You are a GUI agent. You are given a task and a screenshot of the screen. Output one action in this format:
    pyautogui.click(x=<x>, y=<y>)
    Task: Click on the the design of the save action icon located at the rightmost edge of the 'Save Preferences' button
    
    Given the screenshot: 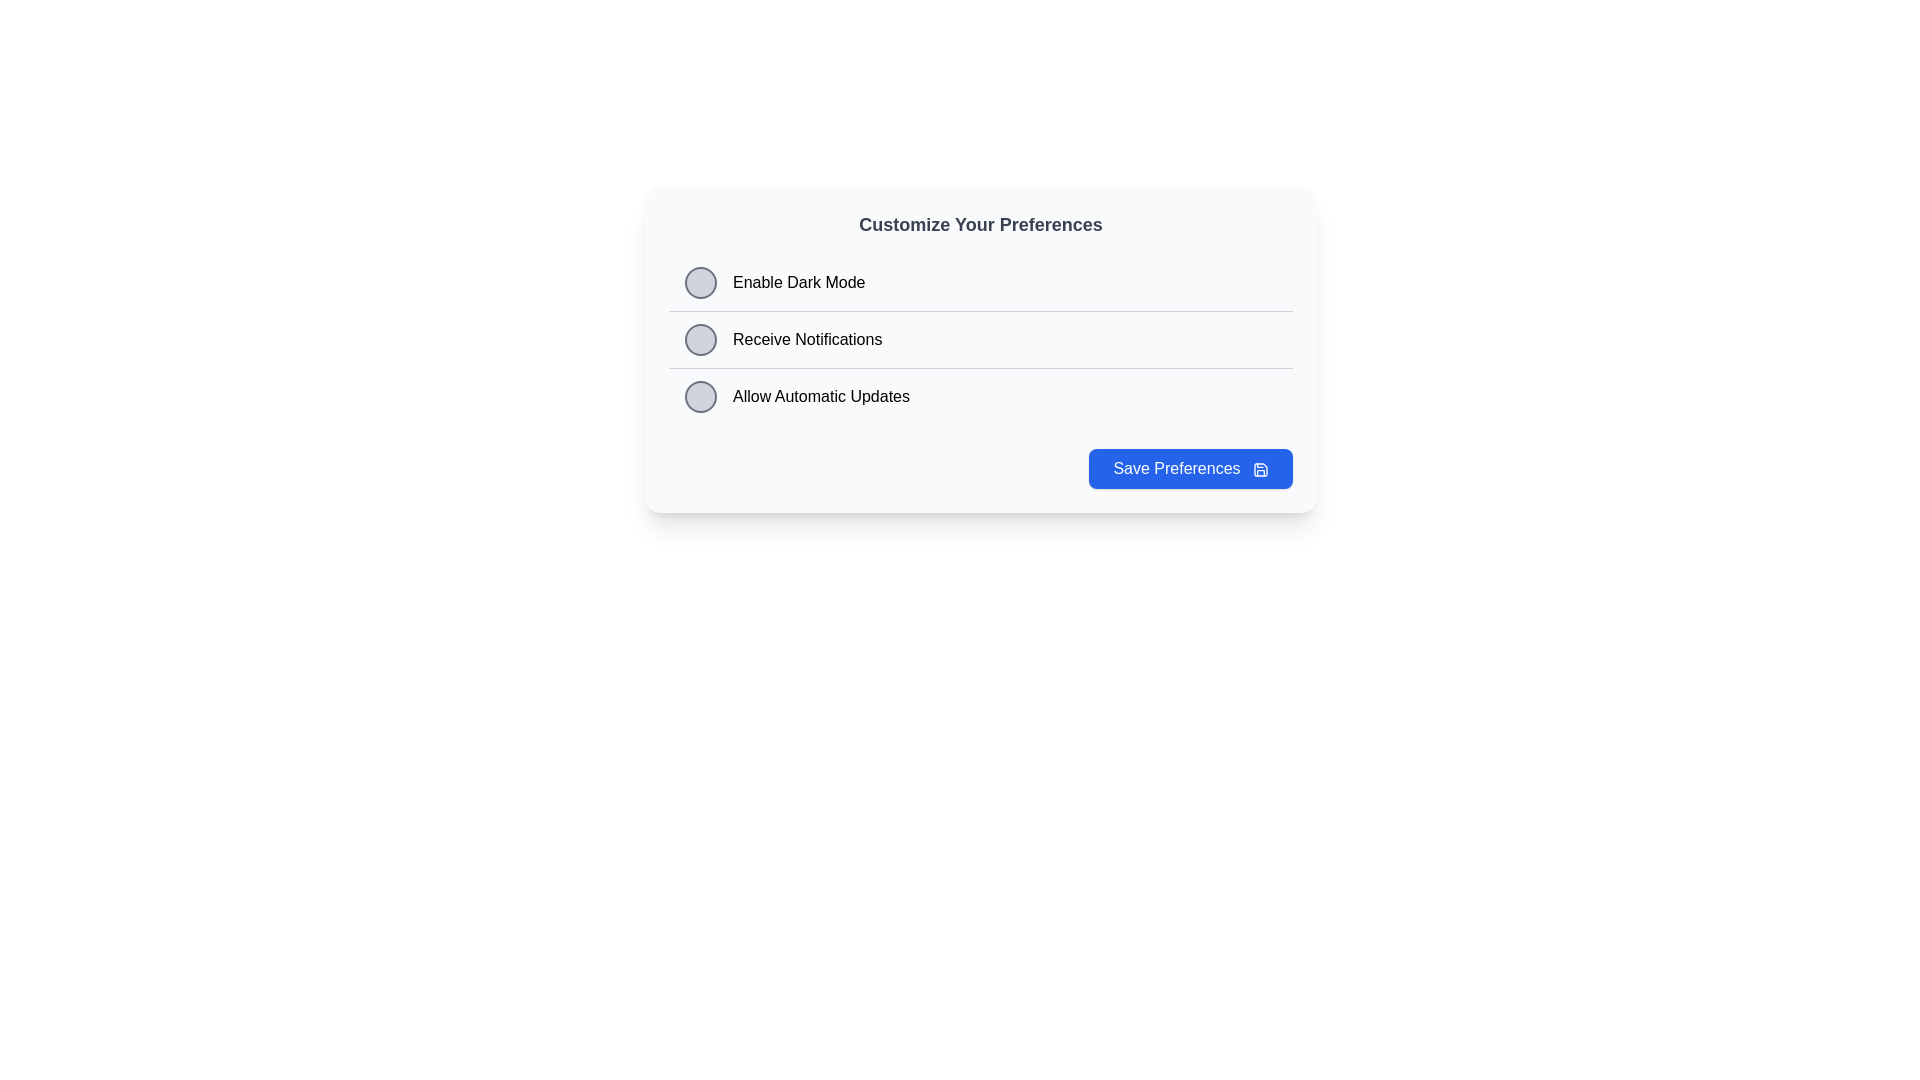 What is the action you would take?
    pyautogui.click(x=1260, y=469)
    